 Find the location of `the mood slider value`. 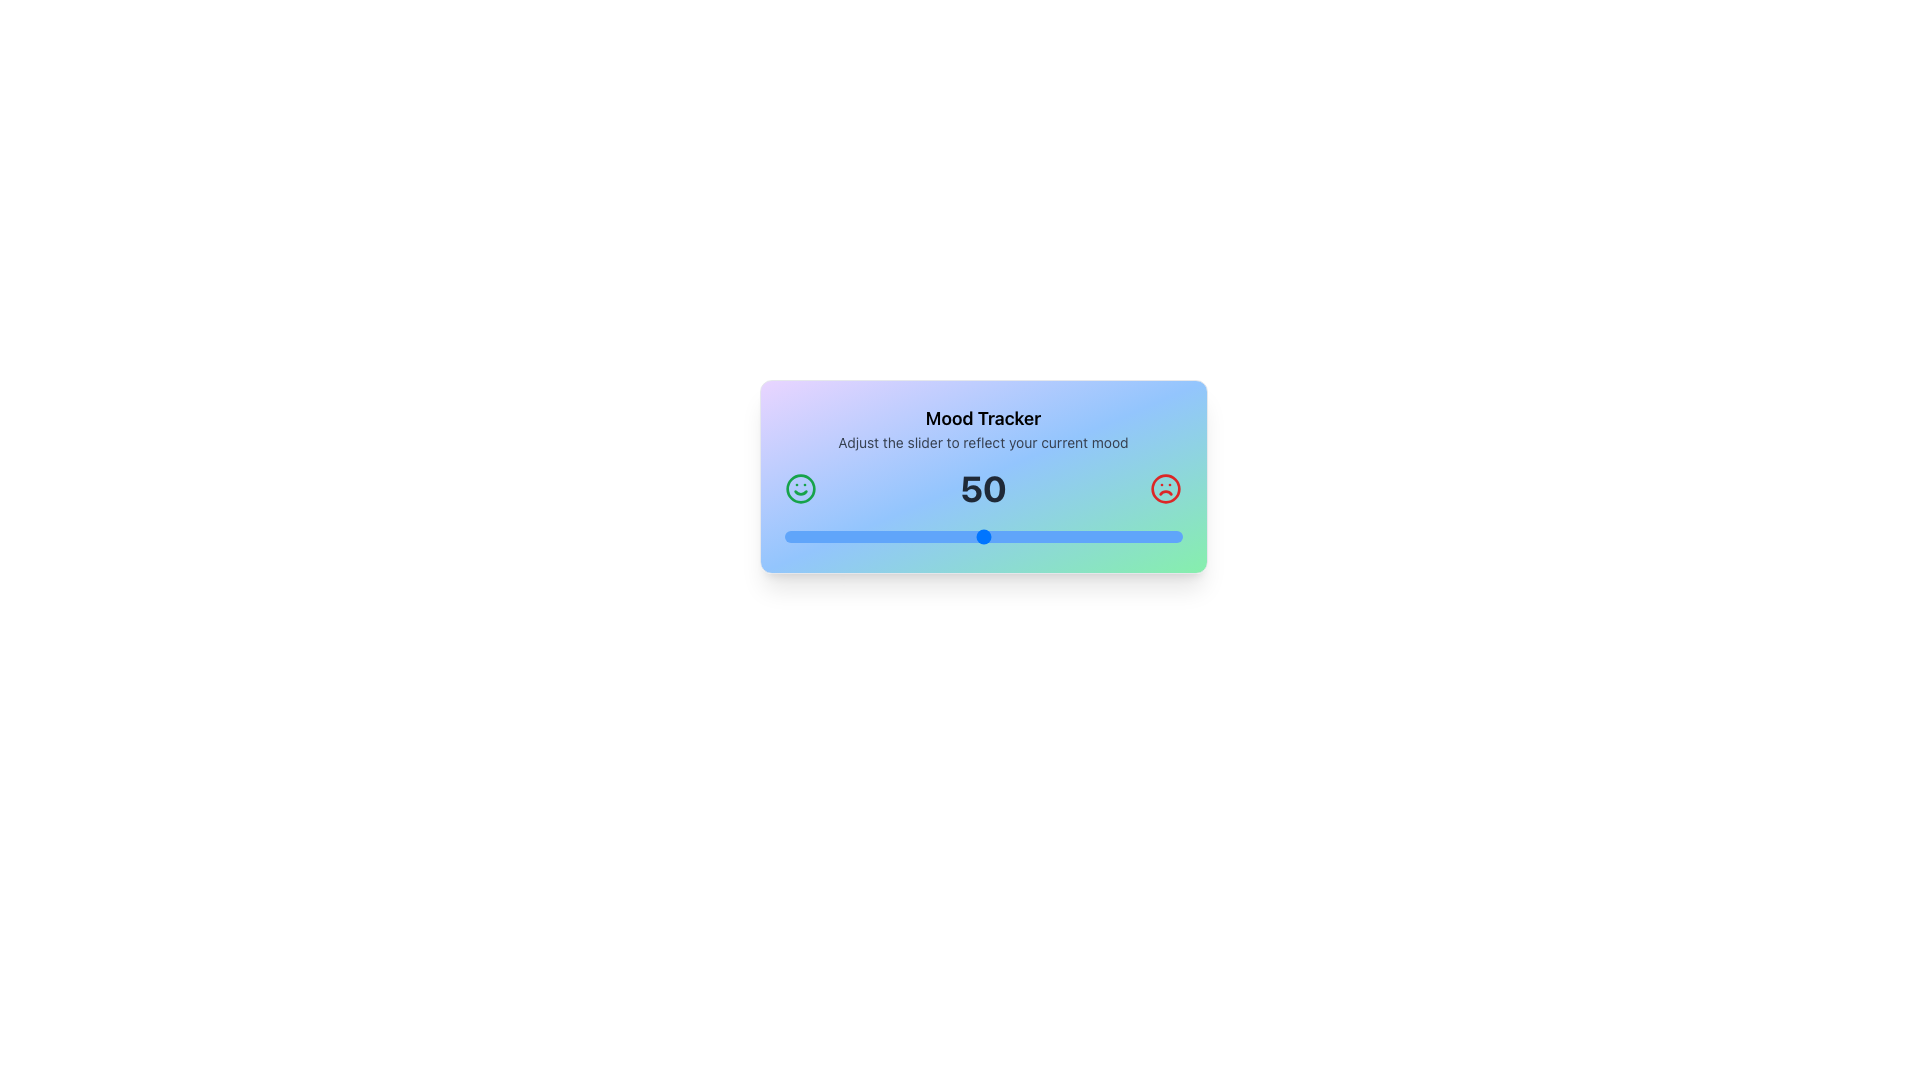

the mood slider value is located at coordinates (1074, 535).